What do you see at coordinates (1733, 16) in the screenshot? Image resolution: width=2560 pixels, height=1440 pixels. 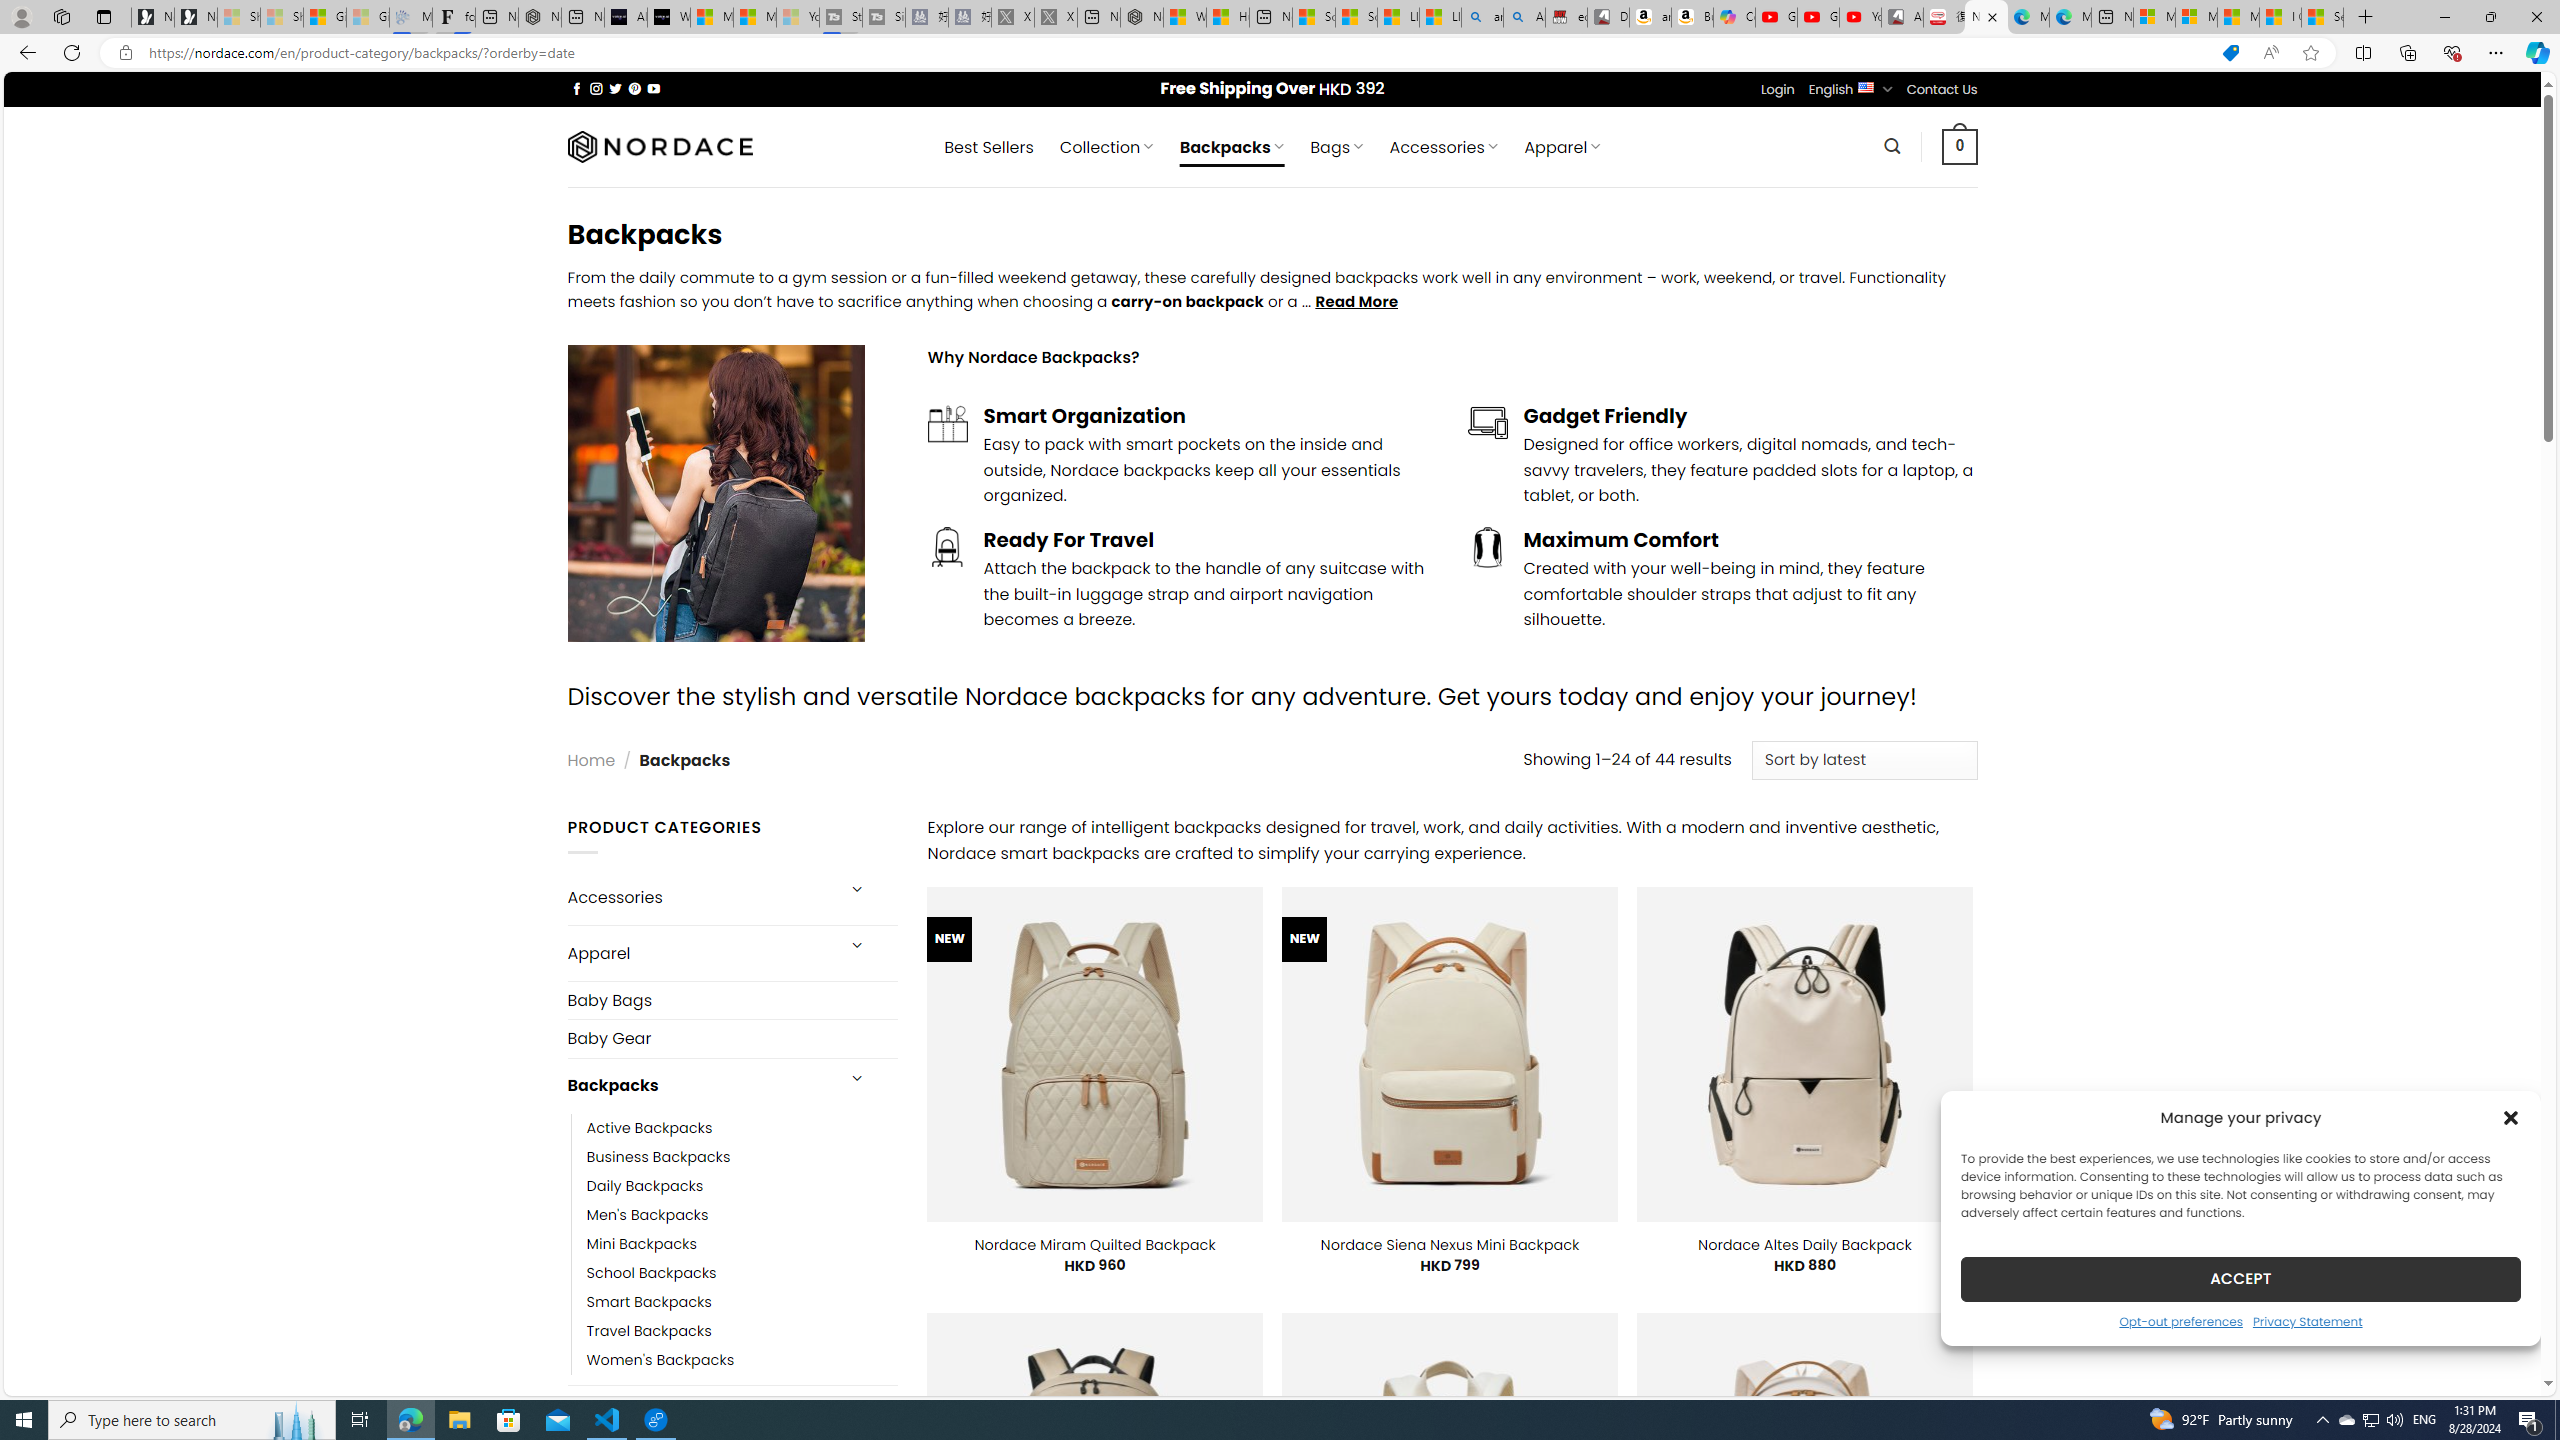 I see `'Copilot'` at bounding box center [1733, 16].